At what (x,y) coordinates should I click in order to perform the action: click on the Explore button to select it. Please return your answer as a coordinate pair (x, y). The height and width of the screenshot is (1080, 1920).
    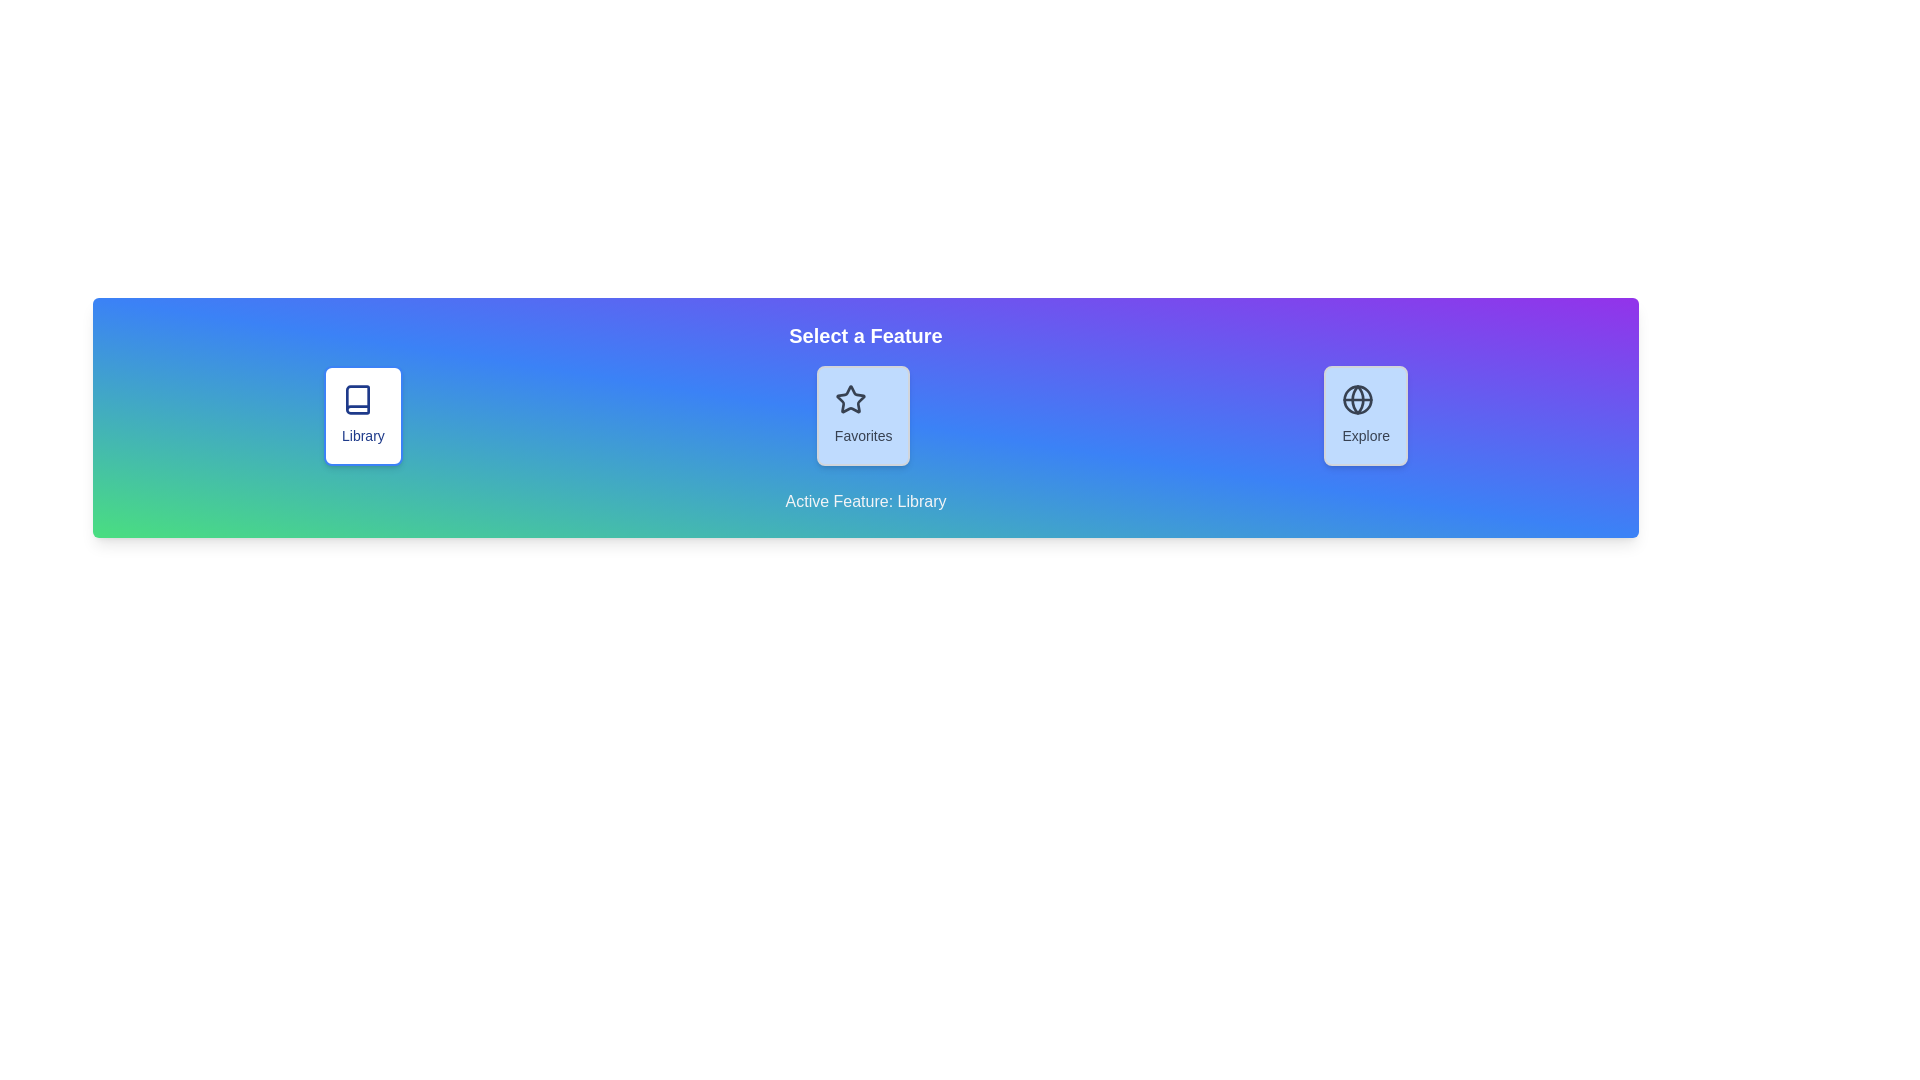
    Looking at the image, I should click on (1365, 415).